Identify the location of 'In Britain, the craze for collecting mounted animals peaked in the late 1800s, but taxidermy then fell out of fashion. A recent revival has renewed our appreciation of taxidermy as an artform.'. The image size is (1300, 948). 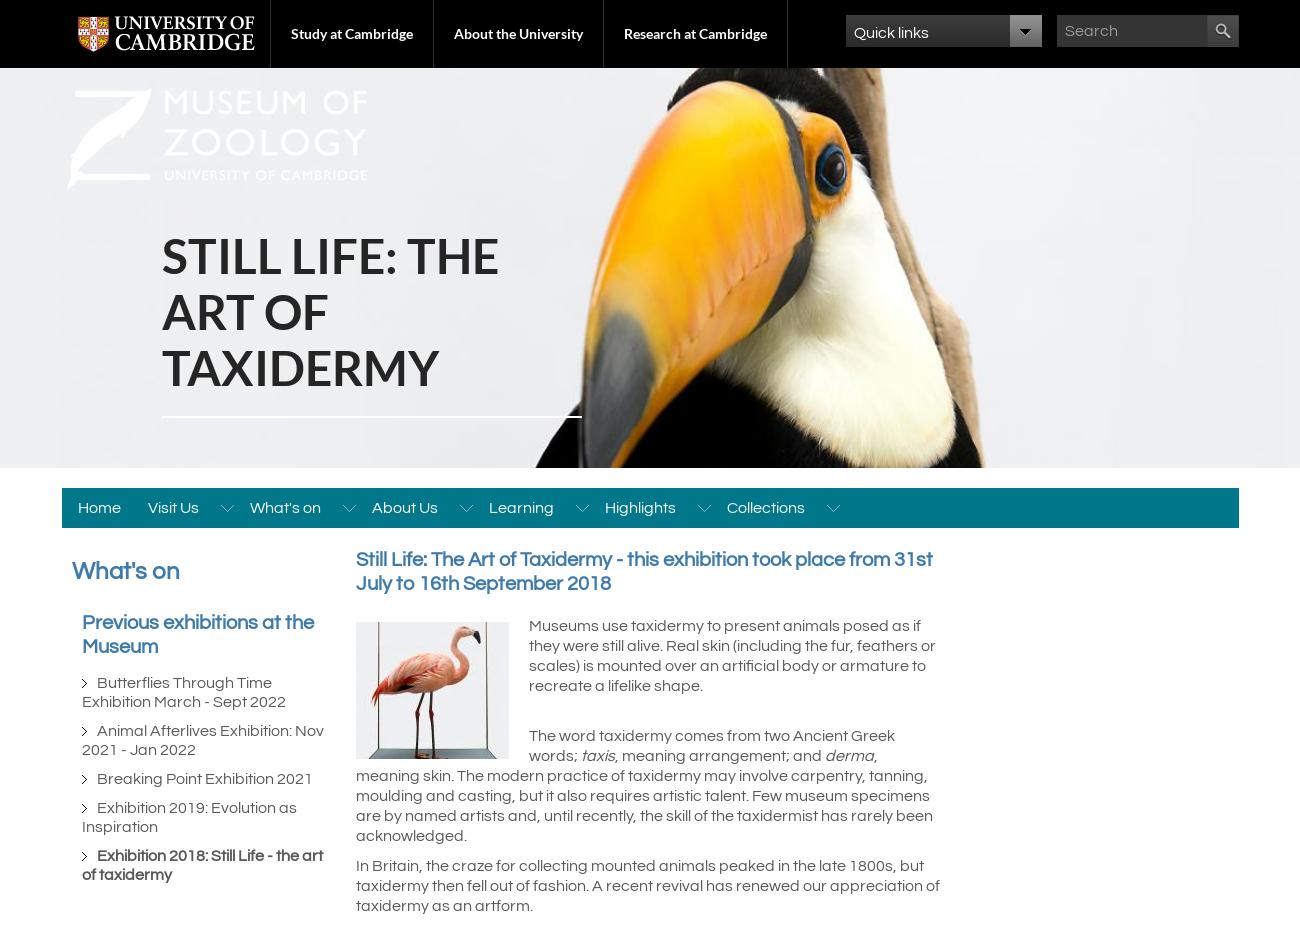
(647, 885).